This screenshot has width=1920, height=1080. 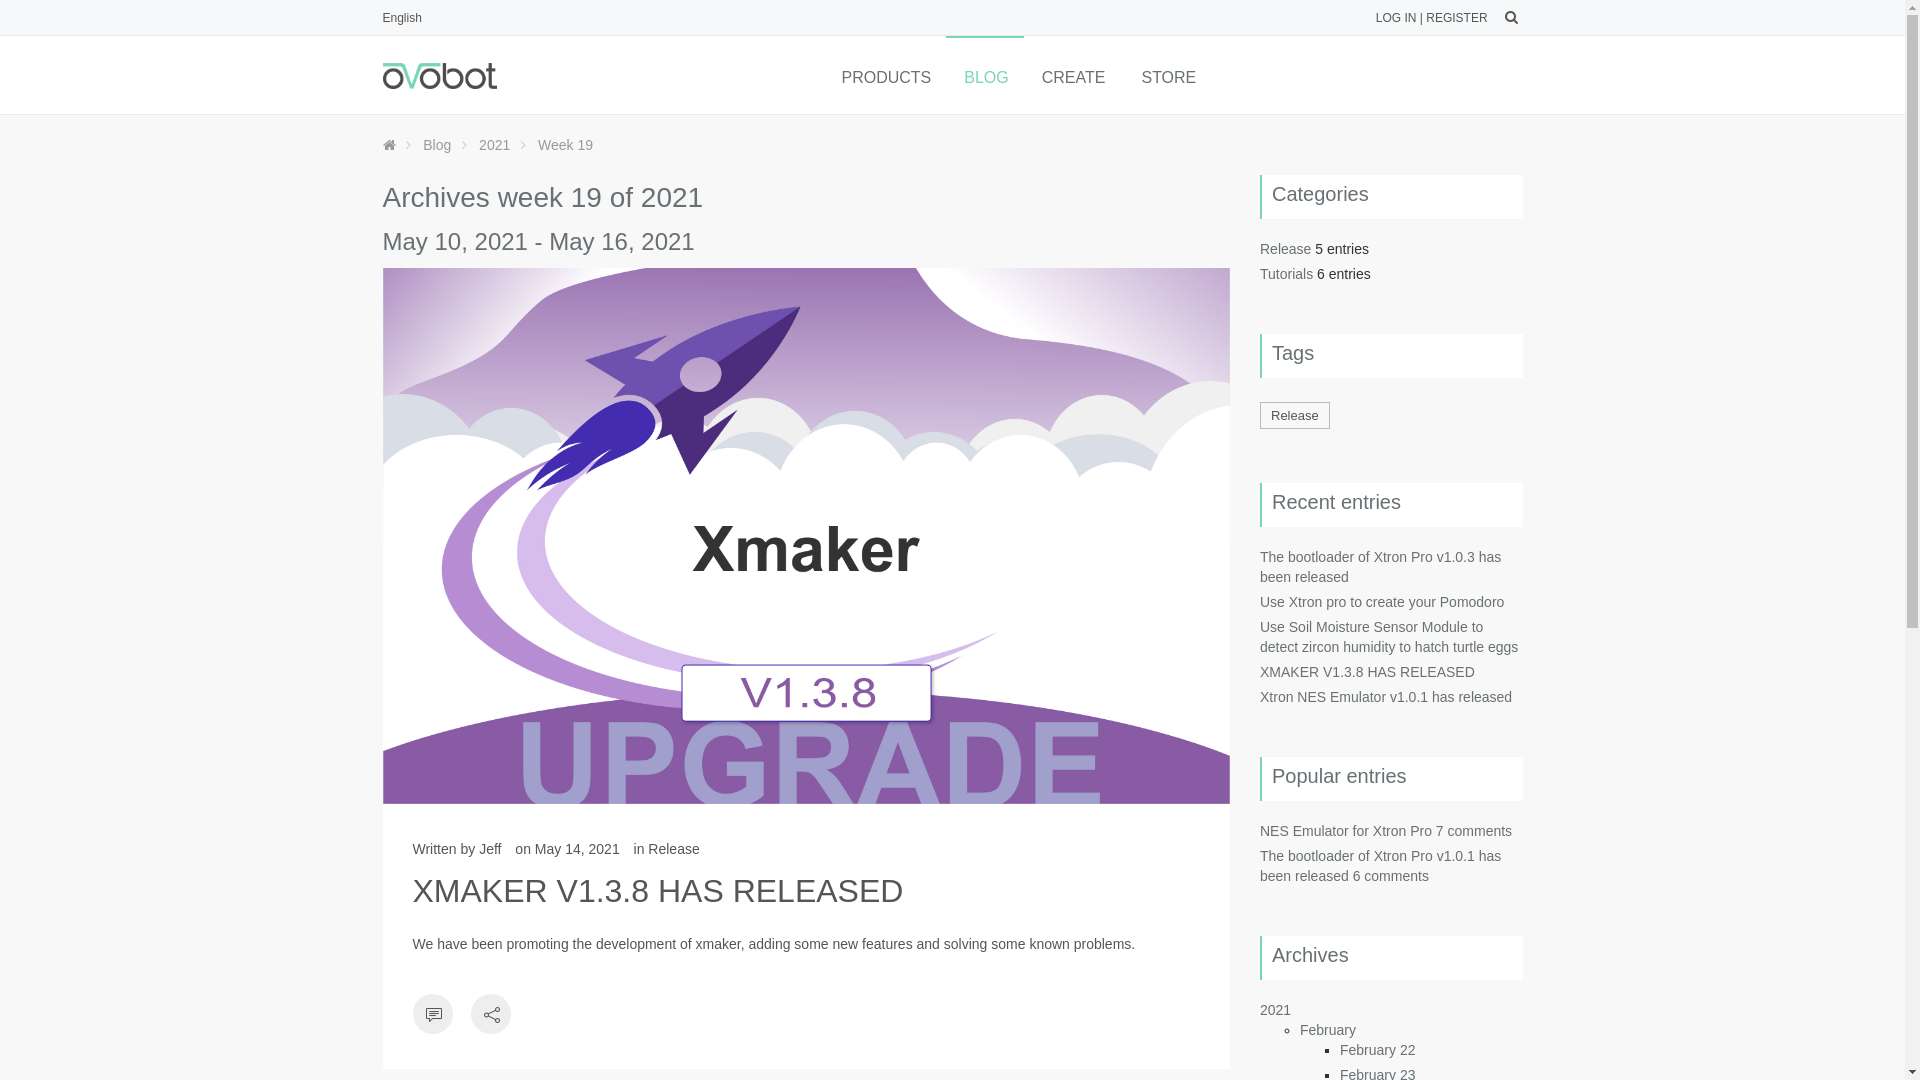 What do you see at coordinates (1339, 1048) in the screenshot?
I see `'February 22'` at bounding box center [1339, 1048].